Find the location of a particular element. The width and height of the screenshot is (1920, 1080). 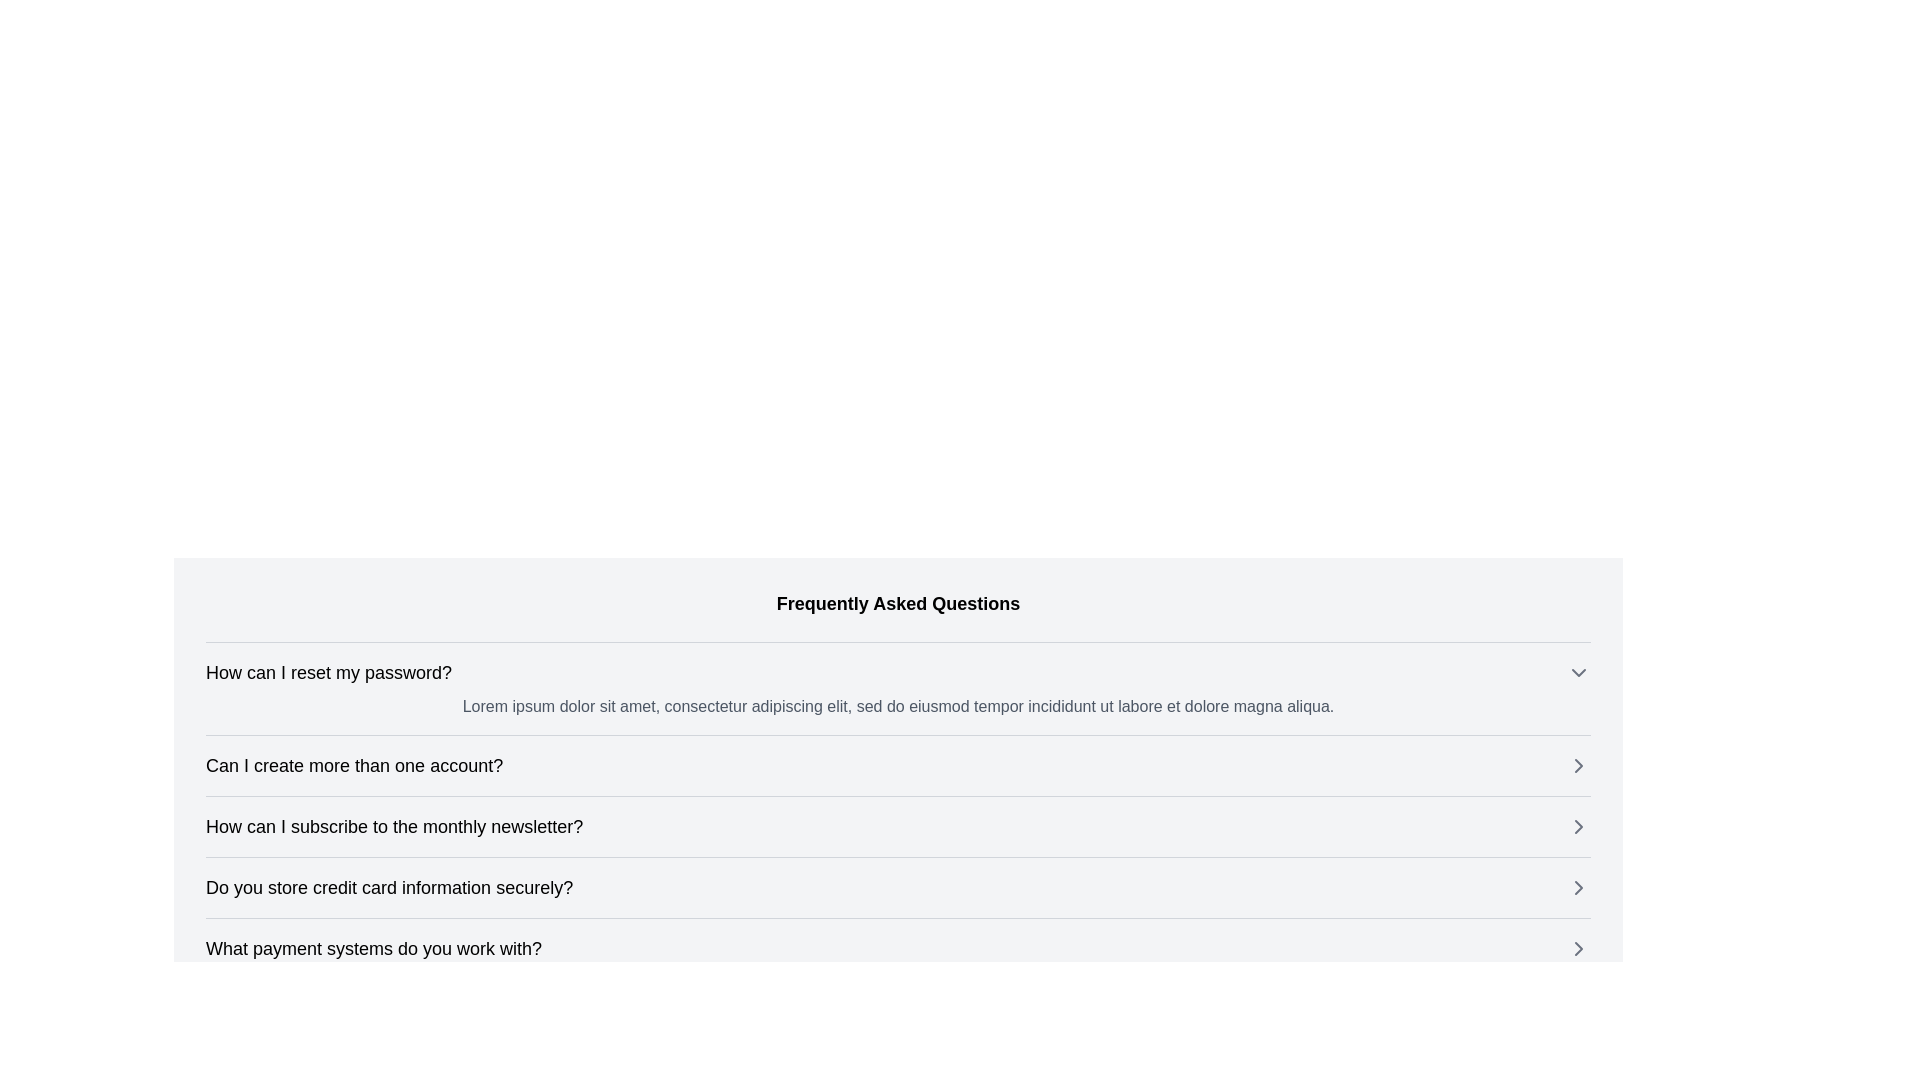

the chevron arrow icon styled in SVG format, located at the far right end of the 'What payment systems do you work with?' question row in the FAQ section is located at coordinates (1578, 947).